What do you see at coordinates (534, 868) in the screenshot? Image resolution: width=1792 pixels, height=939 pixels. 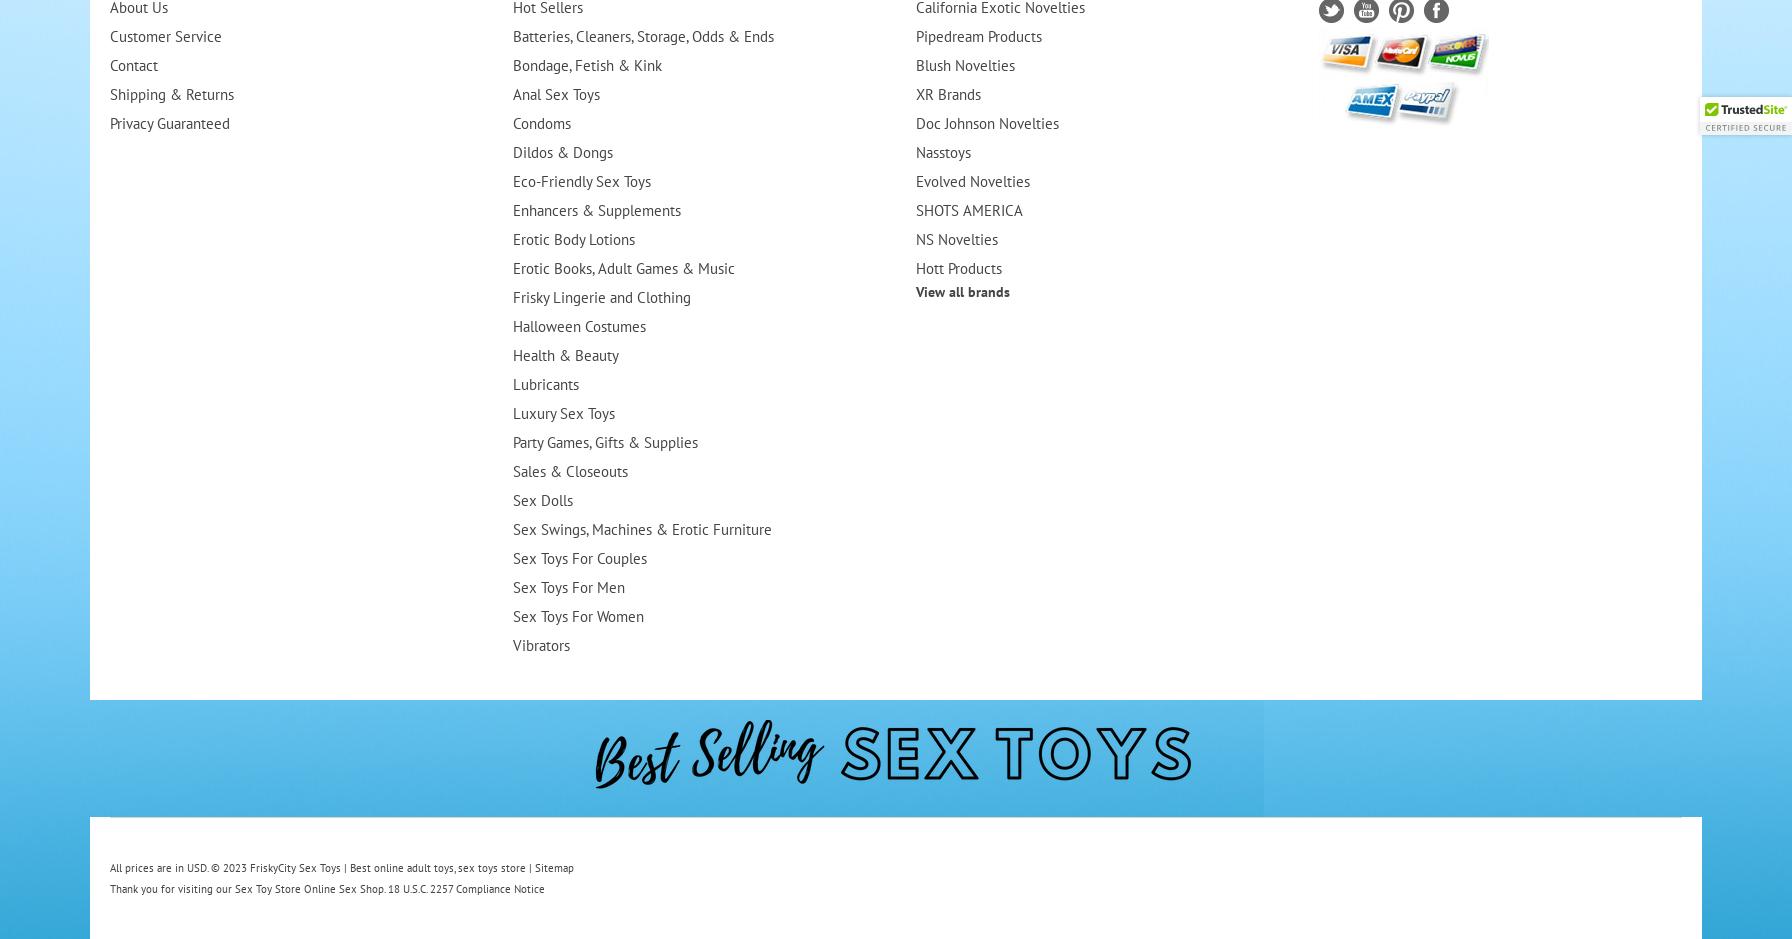 I see `'Sitemap'` at bounding box center [534, 868].